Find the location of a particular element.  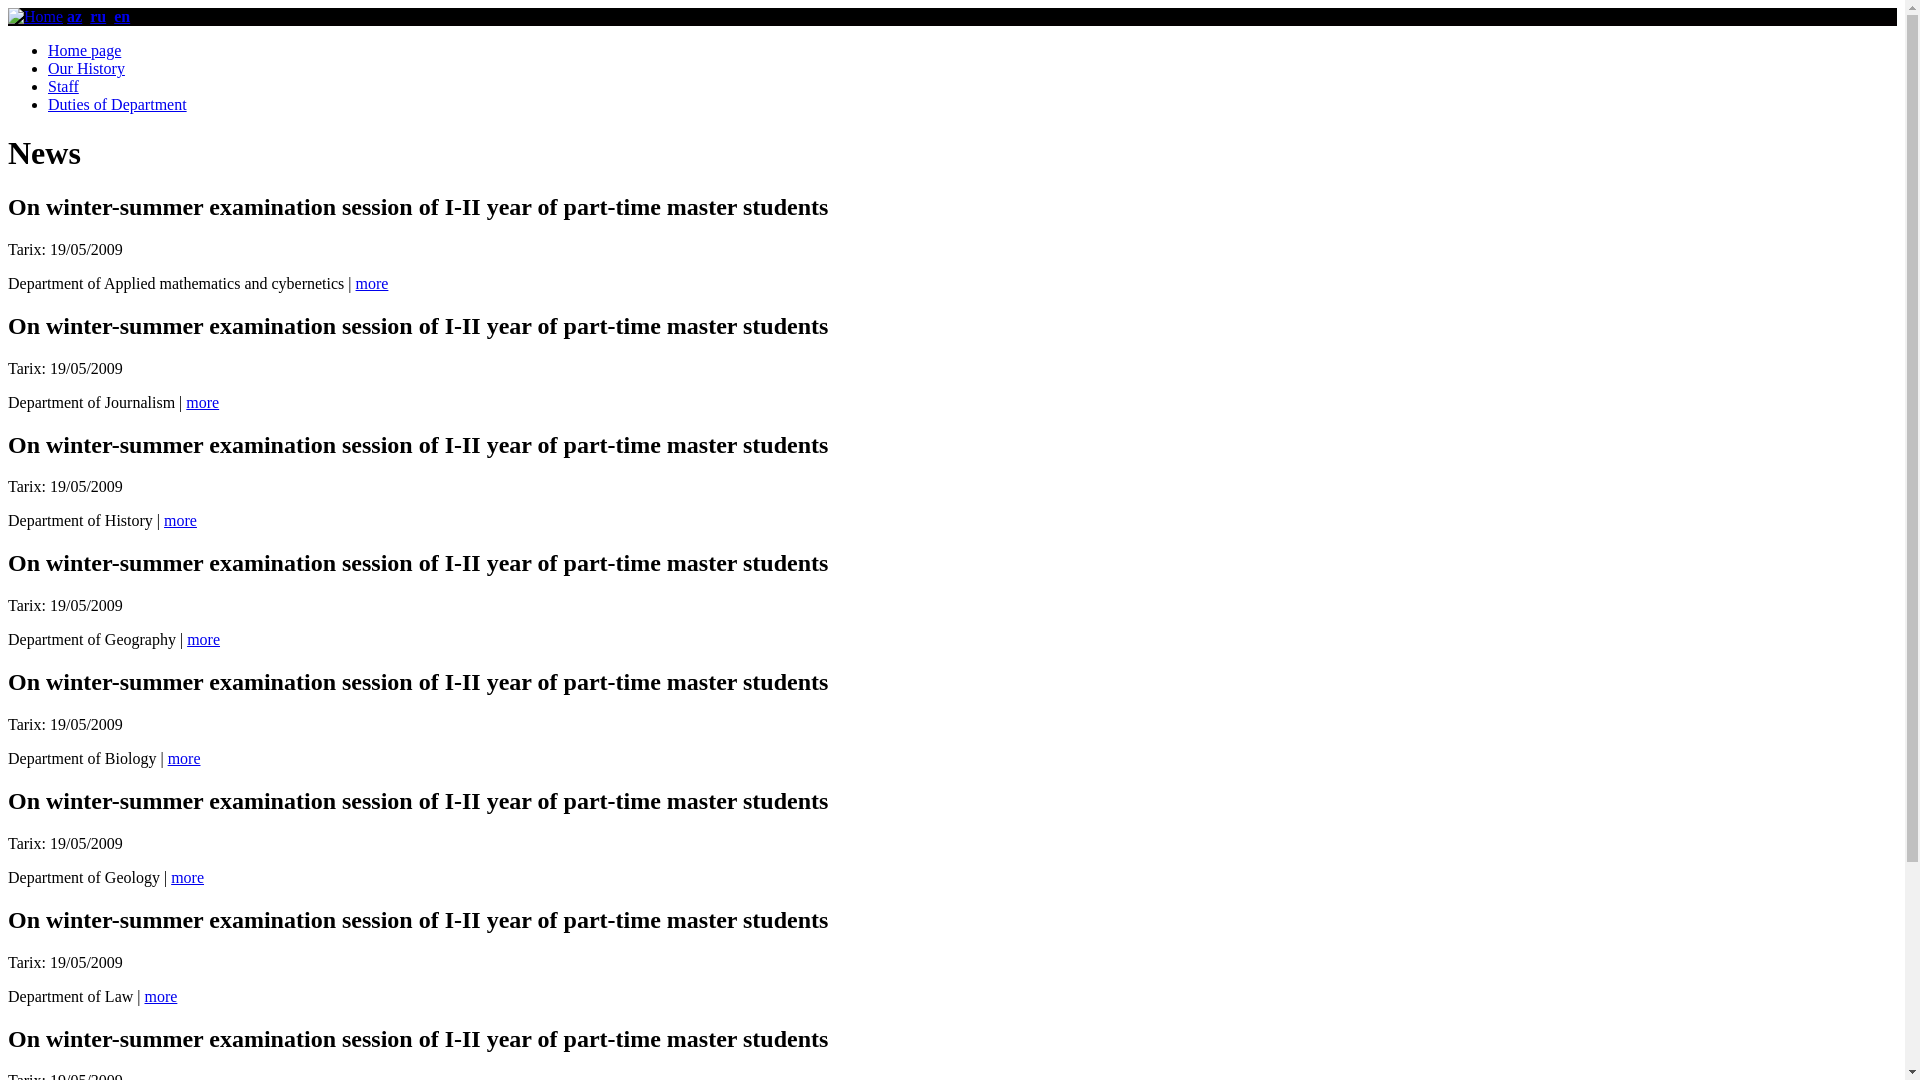

'more' is located at coordinates (202, 402).